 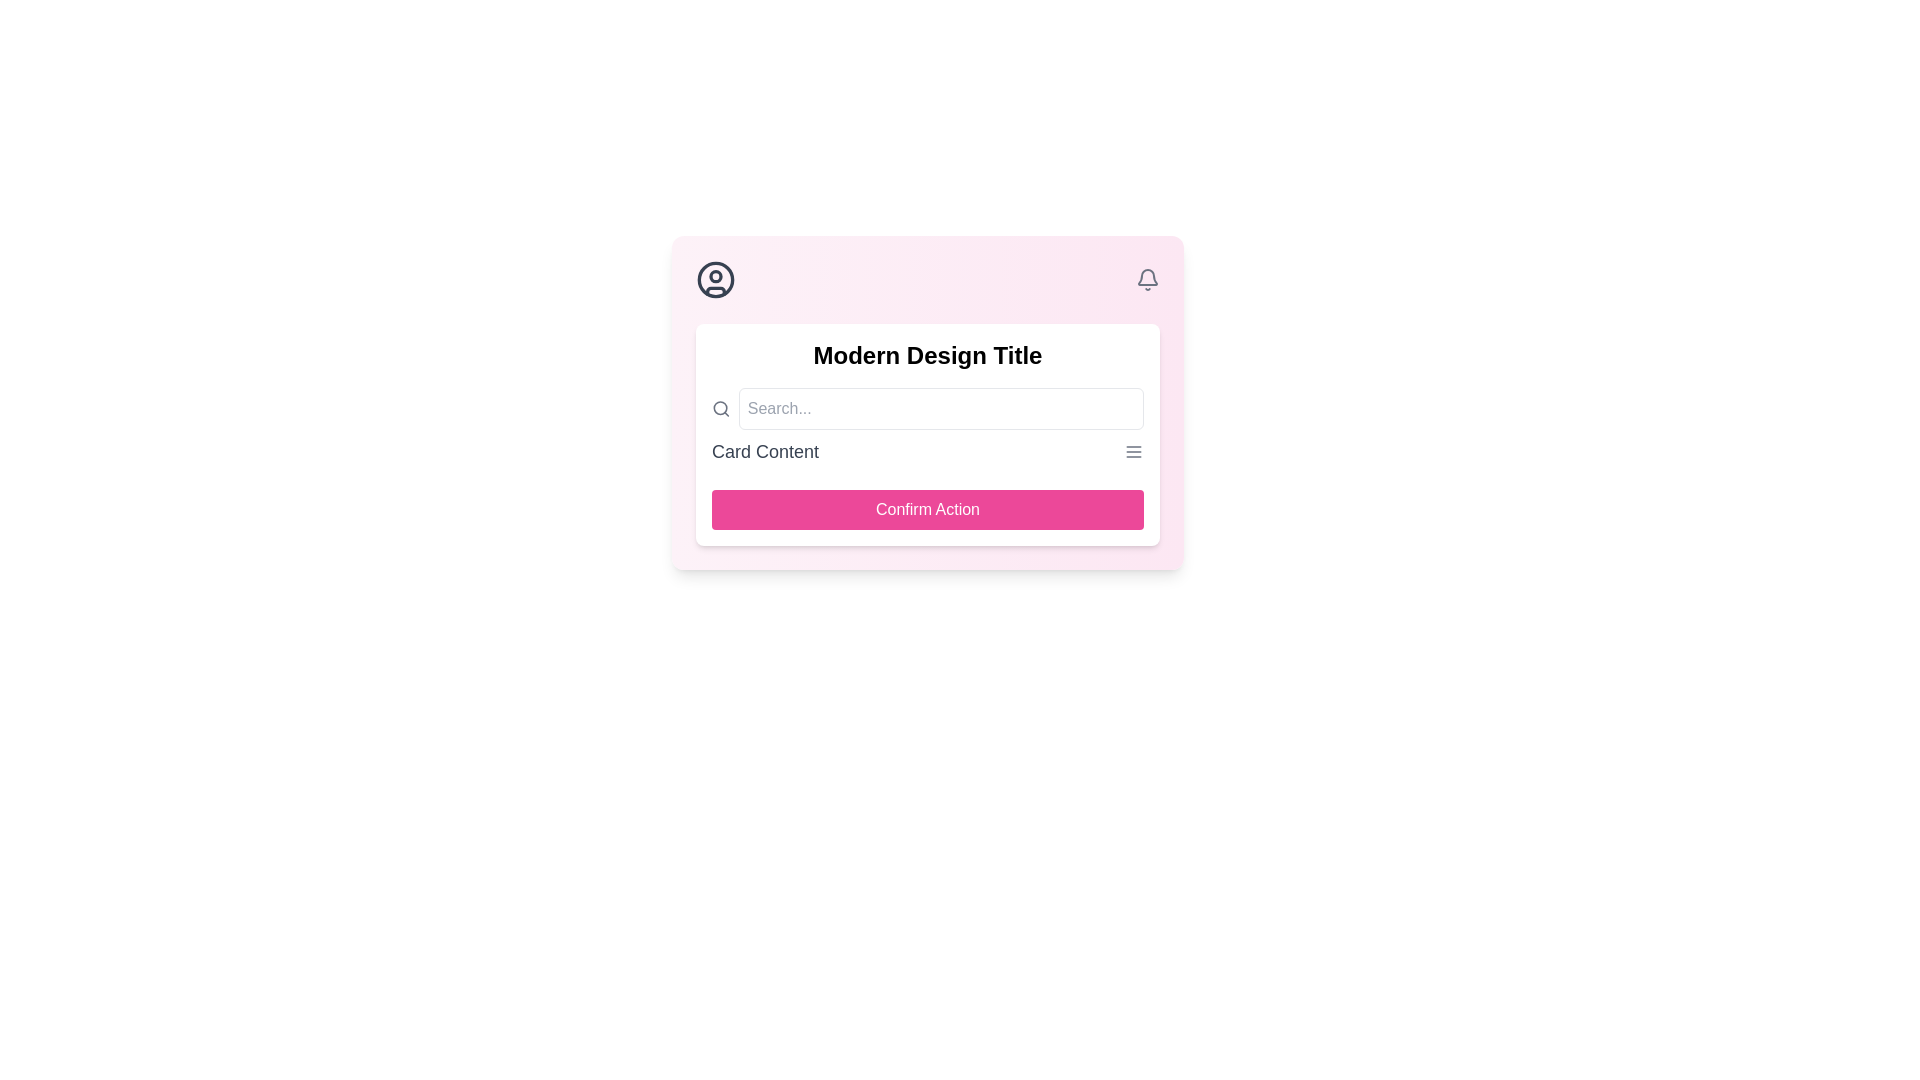 What do you see at coordinates (1147, 280) in the screenshot?
I see `the light gray bell icon located in the top-right corner of the header section` at bounding box center [1147, 280].